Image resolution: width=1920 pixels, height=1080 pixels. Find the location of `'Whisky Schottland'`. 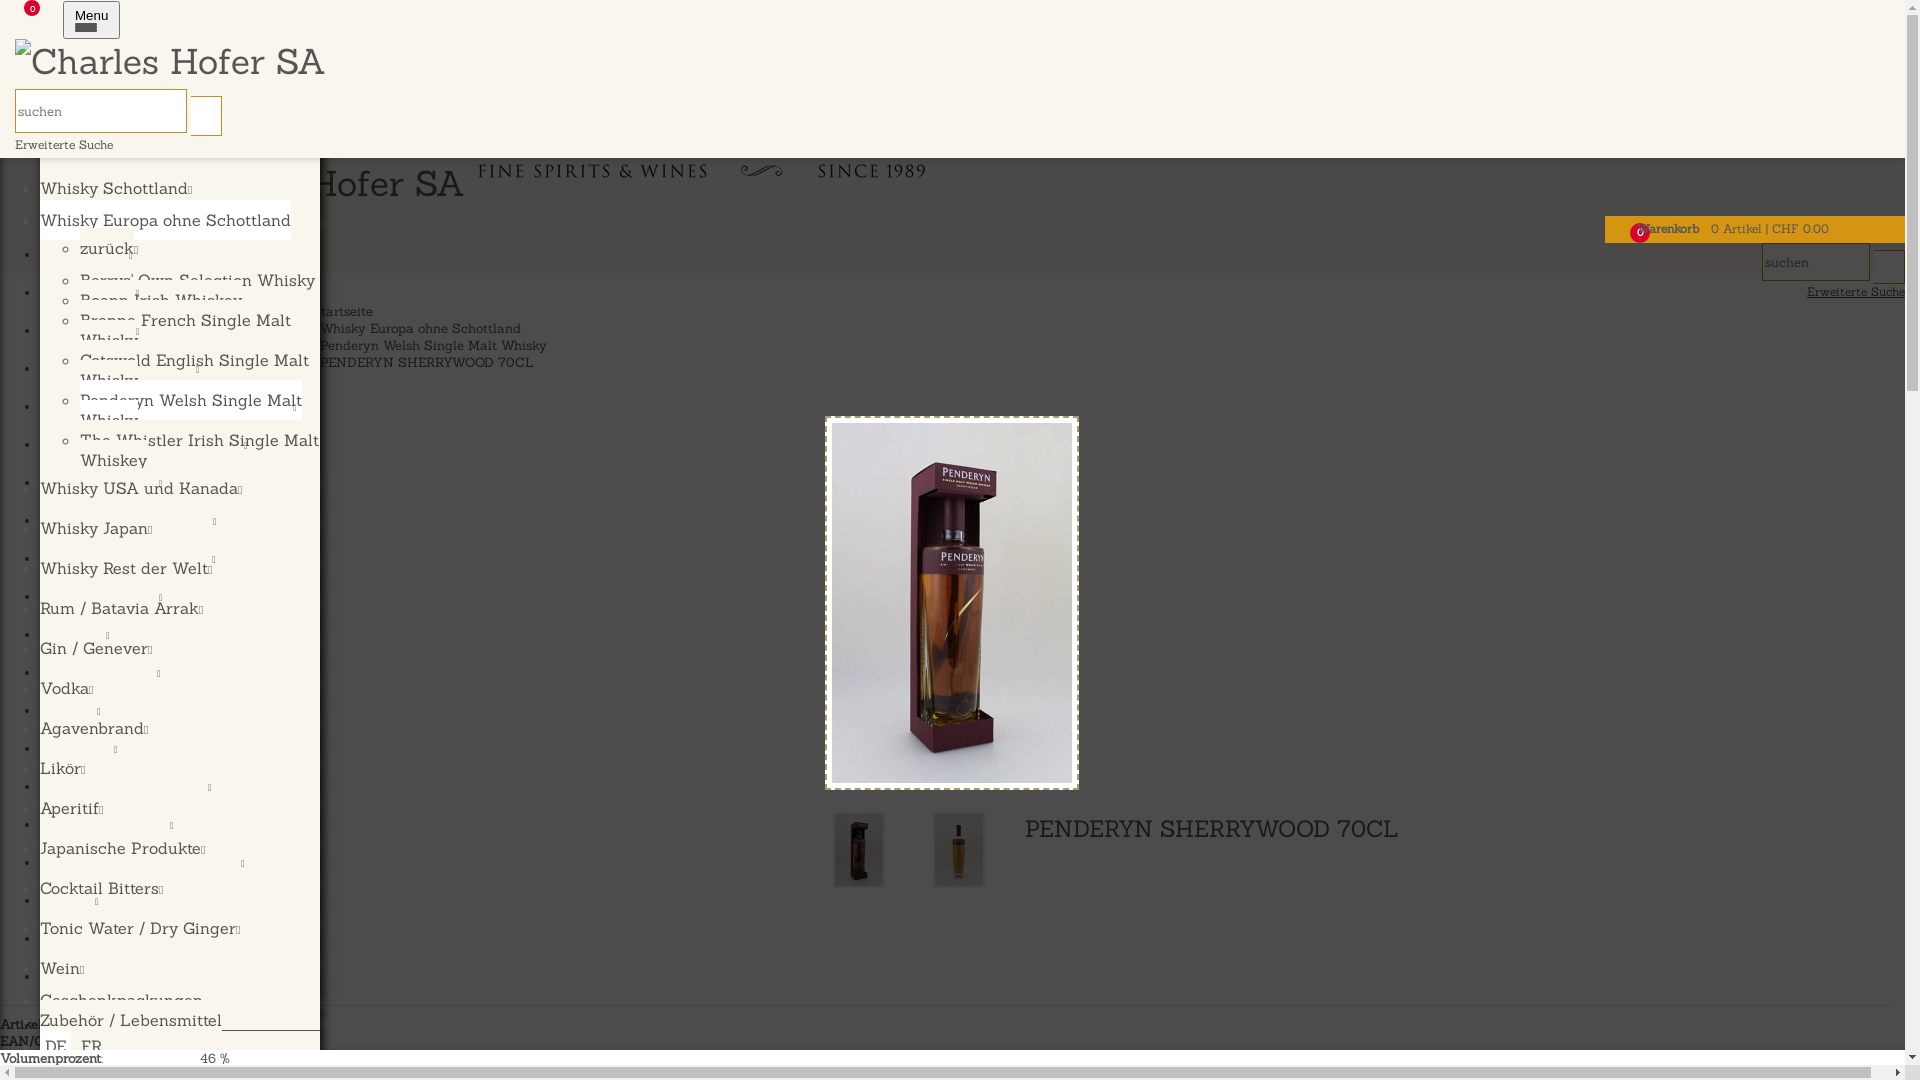

'Whisky Schottland' is located at coordinates (39, 188).